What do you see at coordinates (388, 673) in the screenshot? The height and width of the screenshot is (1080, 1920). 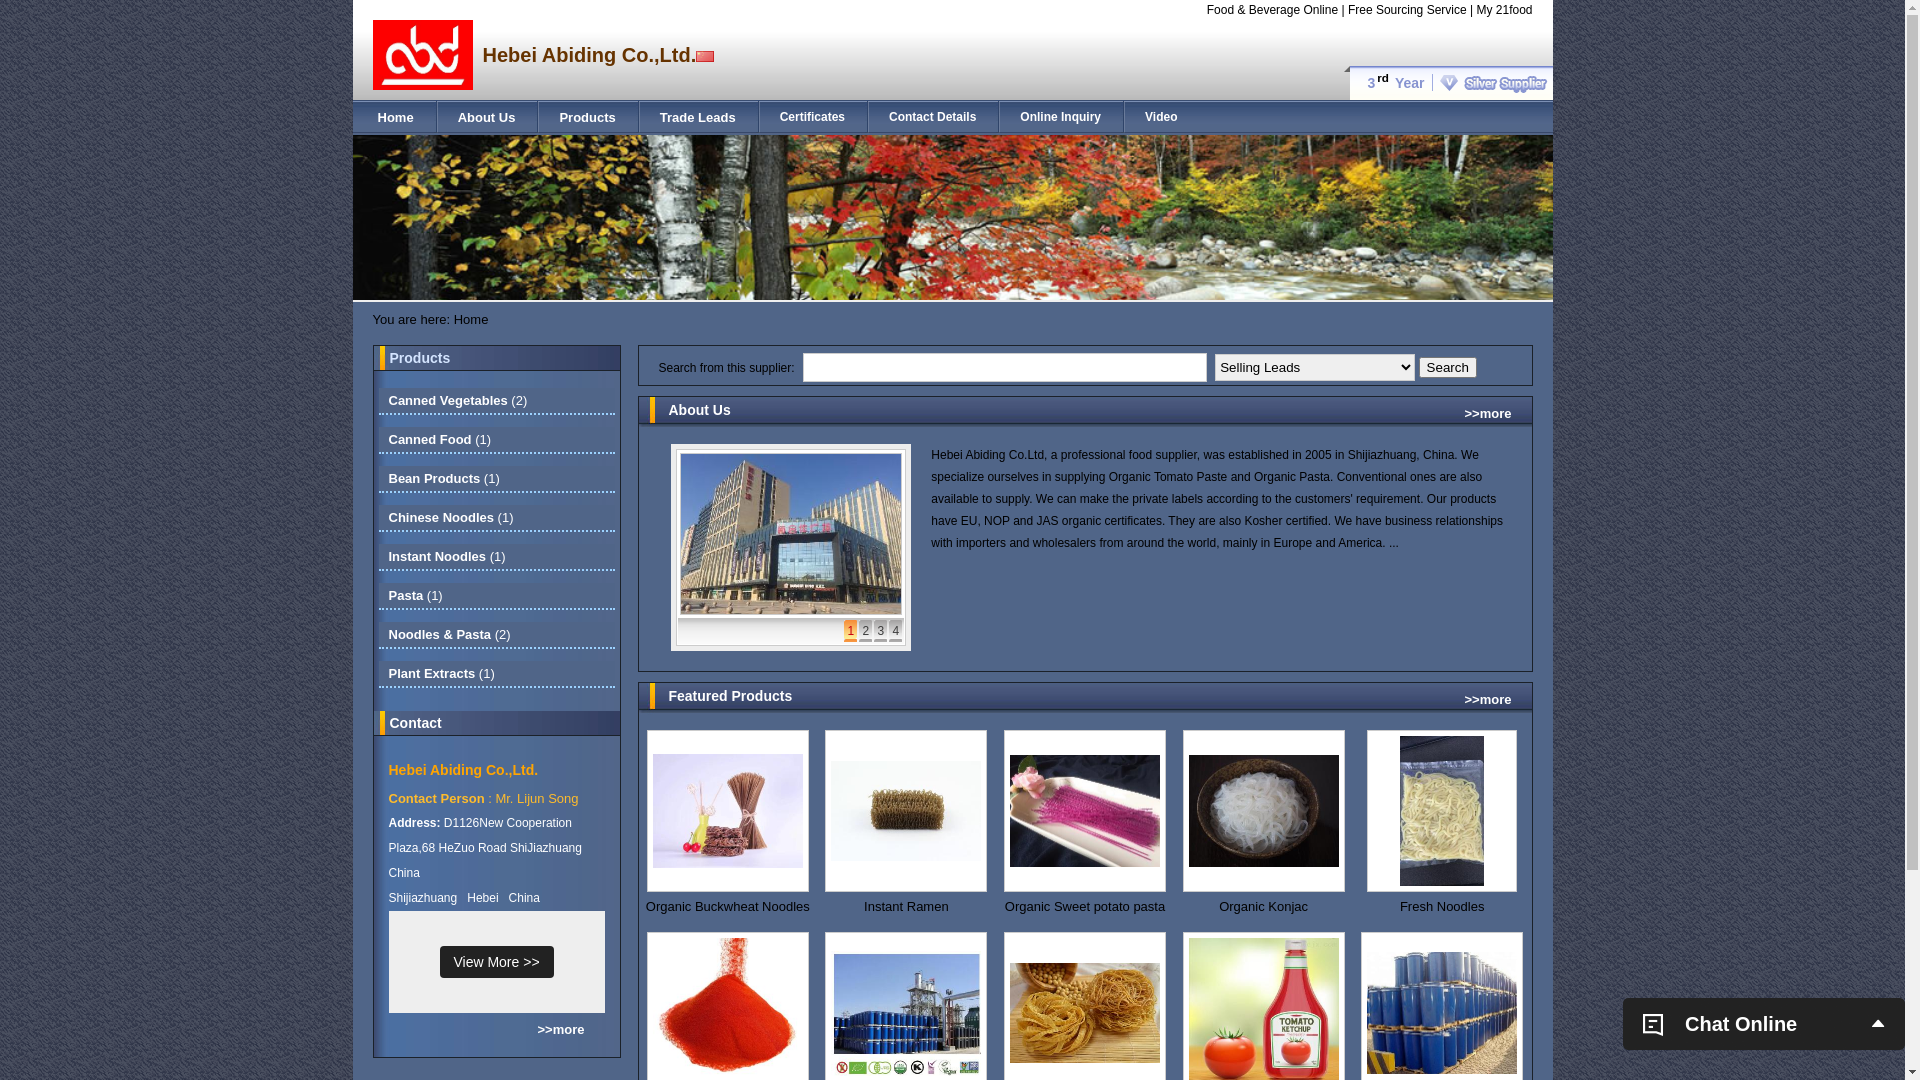 I see `'Plant Extracts (1)'` at bounding box center [388, 673].